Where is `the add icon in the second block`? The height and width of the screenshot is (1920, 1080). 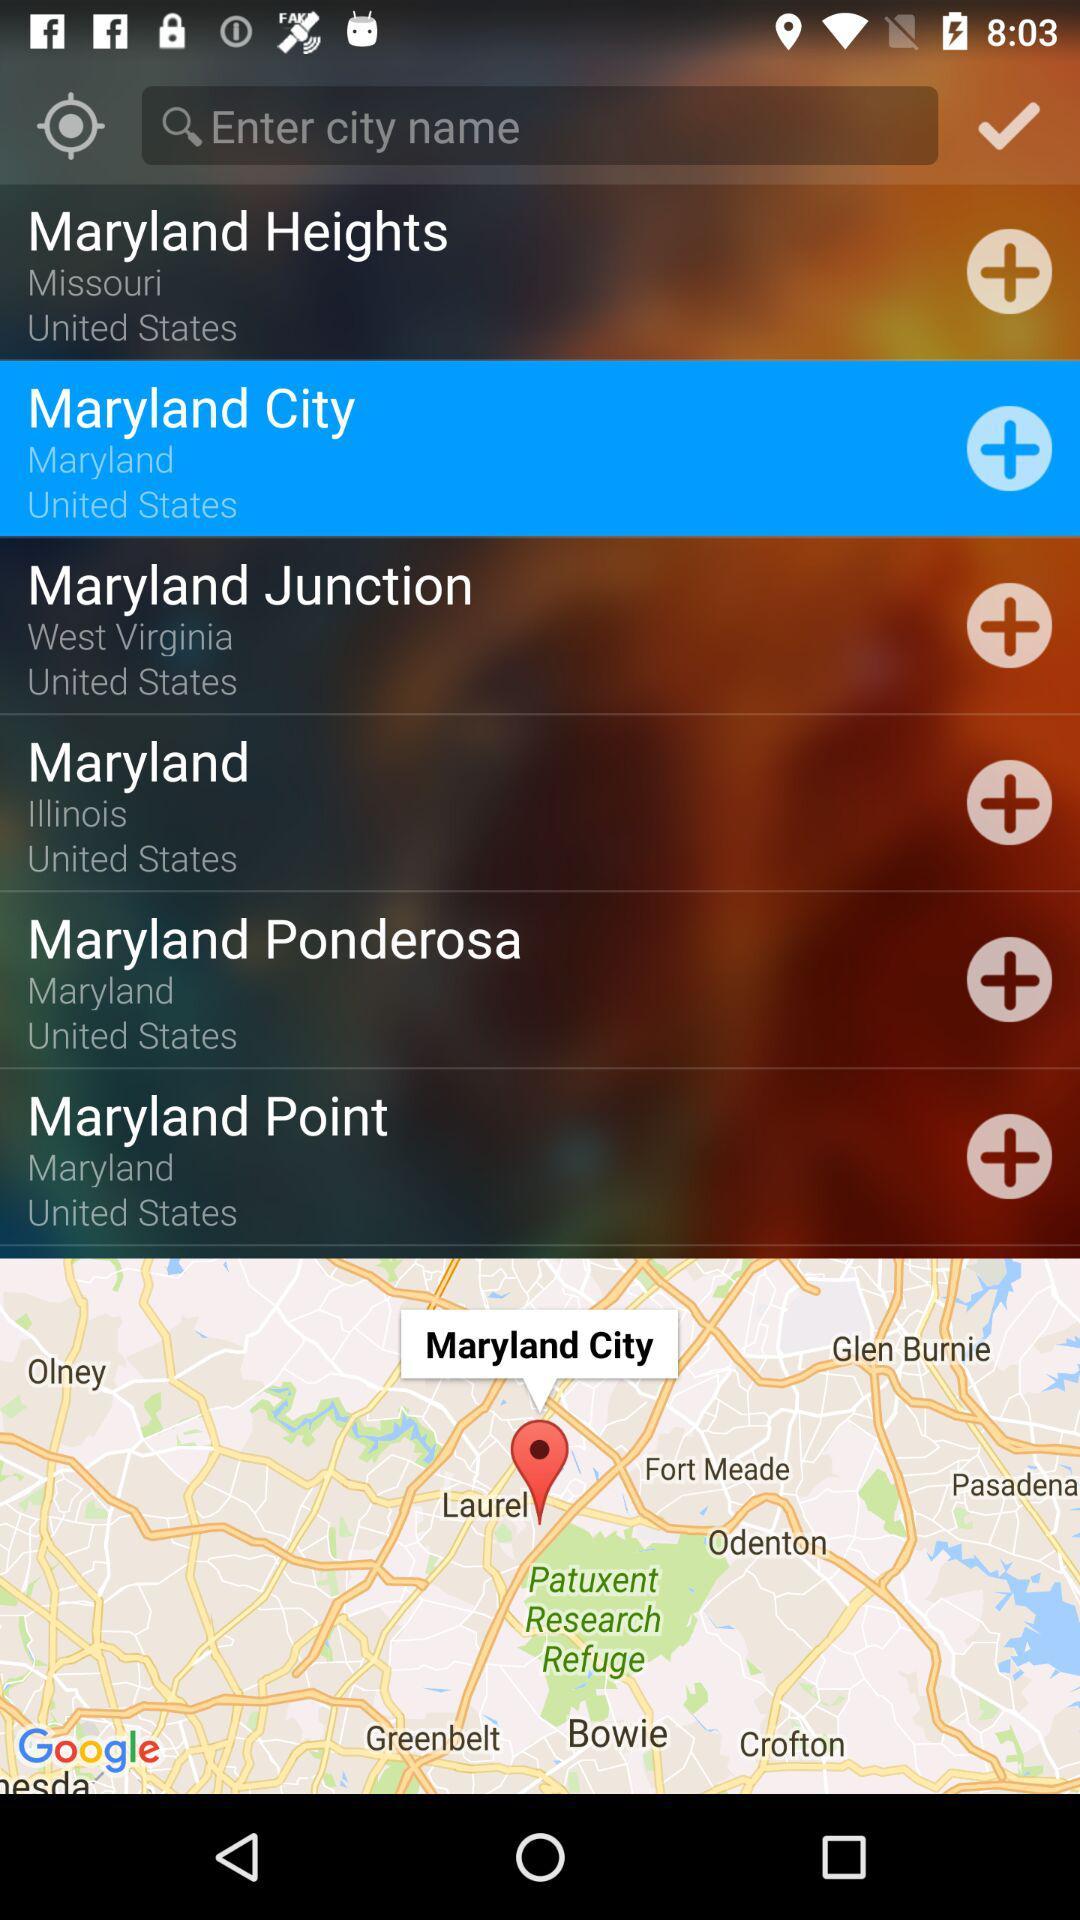 the add icon in the second block is located at coordinates (1009, 447).